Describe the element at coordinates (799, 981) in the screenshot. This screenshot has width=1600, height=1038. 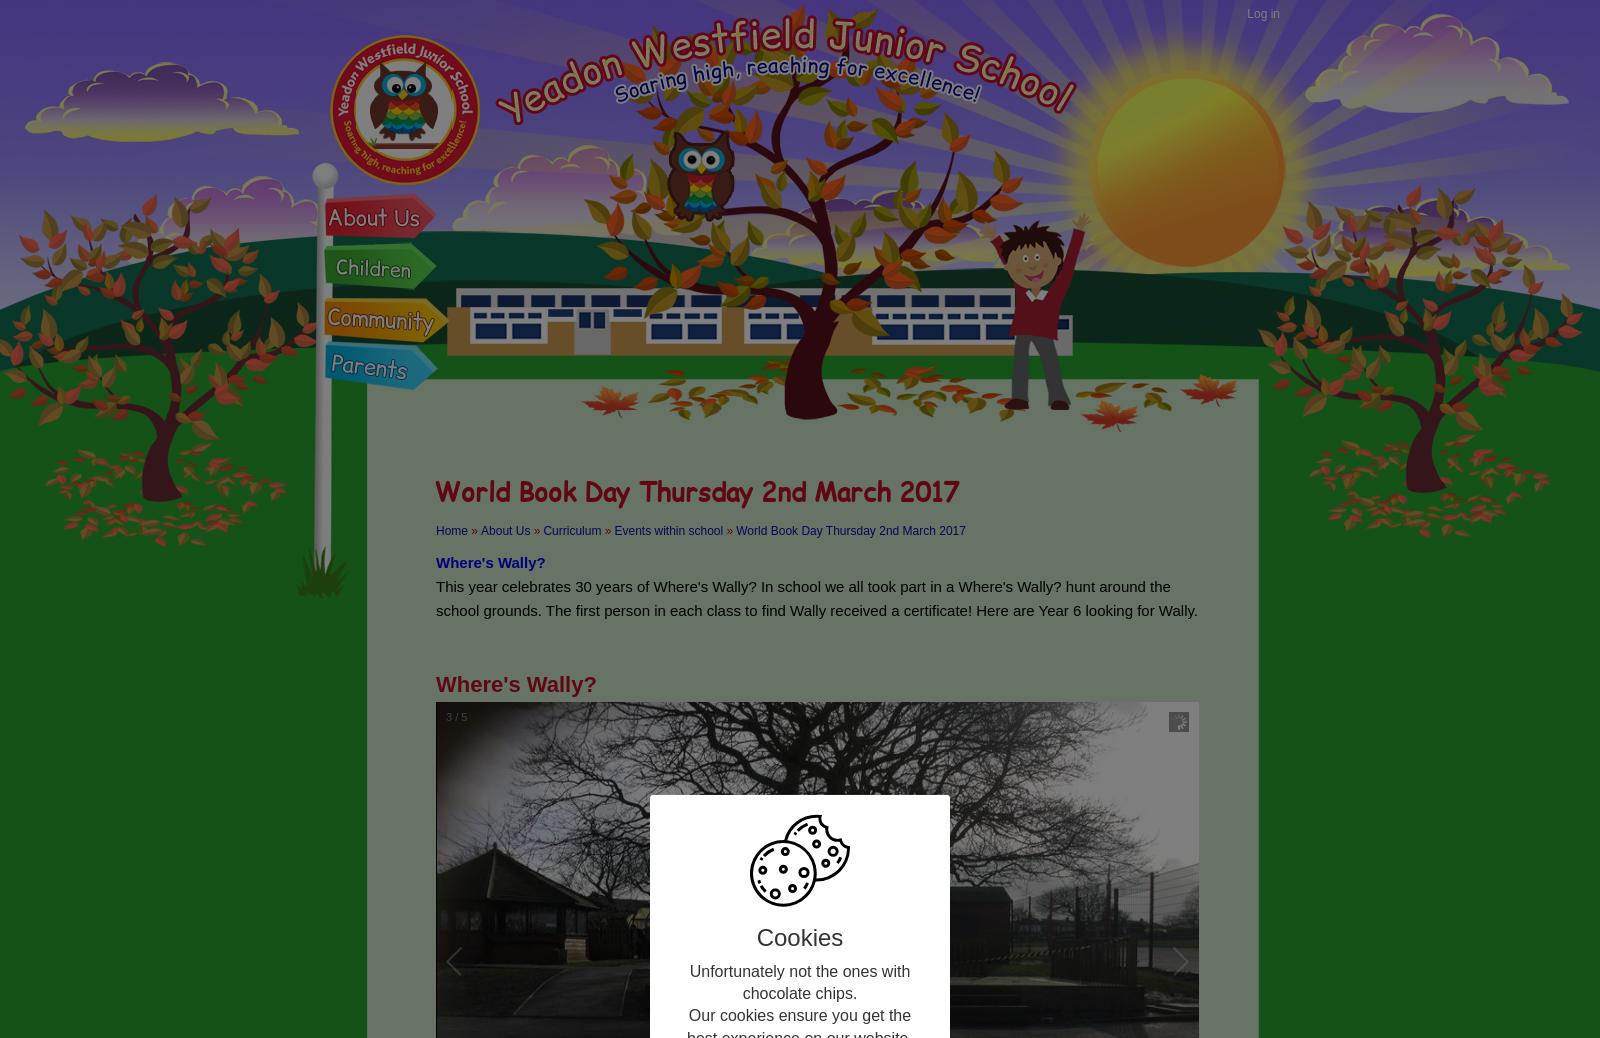
I see `'Unfortunately not the ones with chocolate chips.'` at that location.